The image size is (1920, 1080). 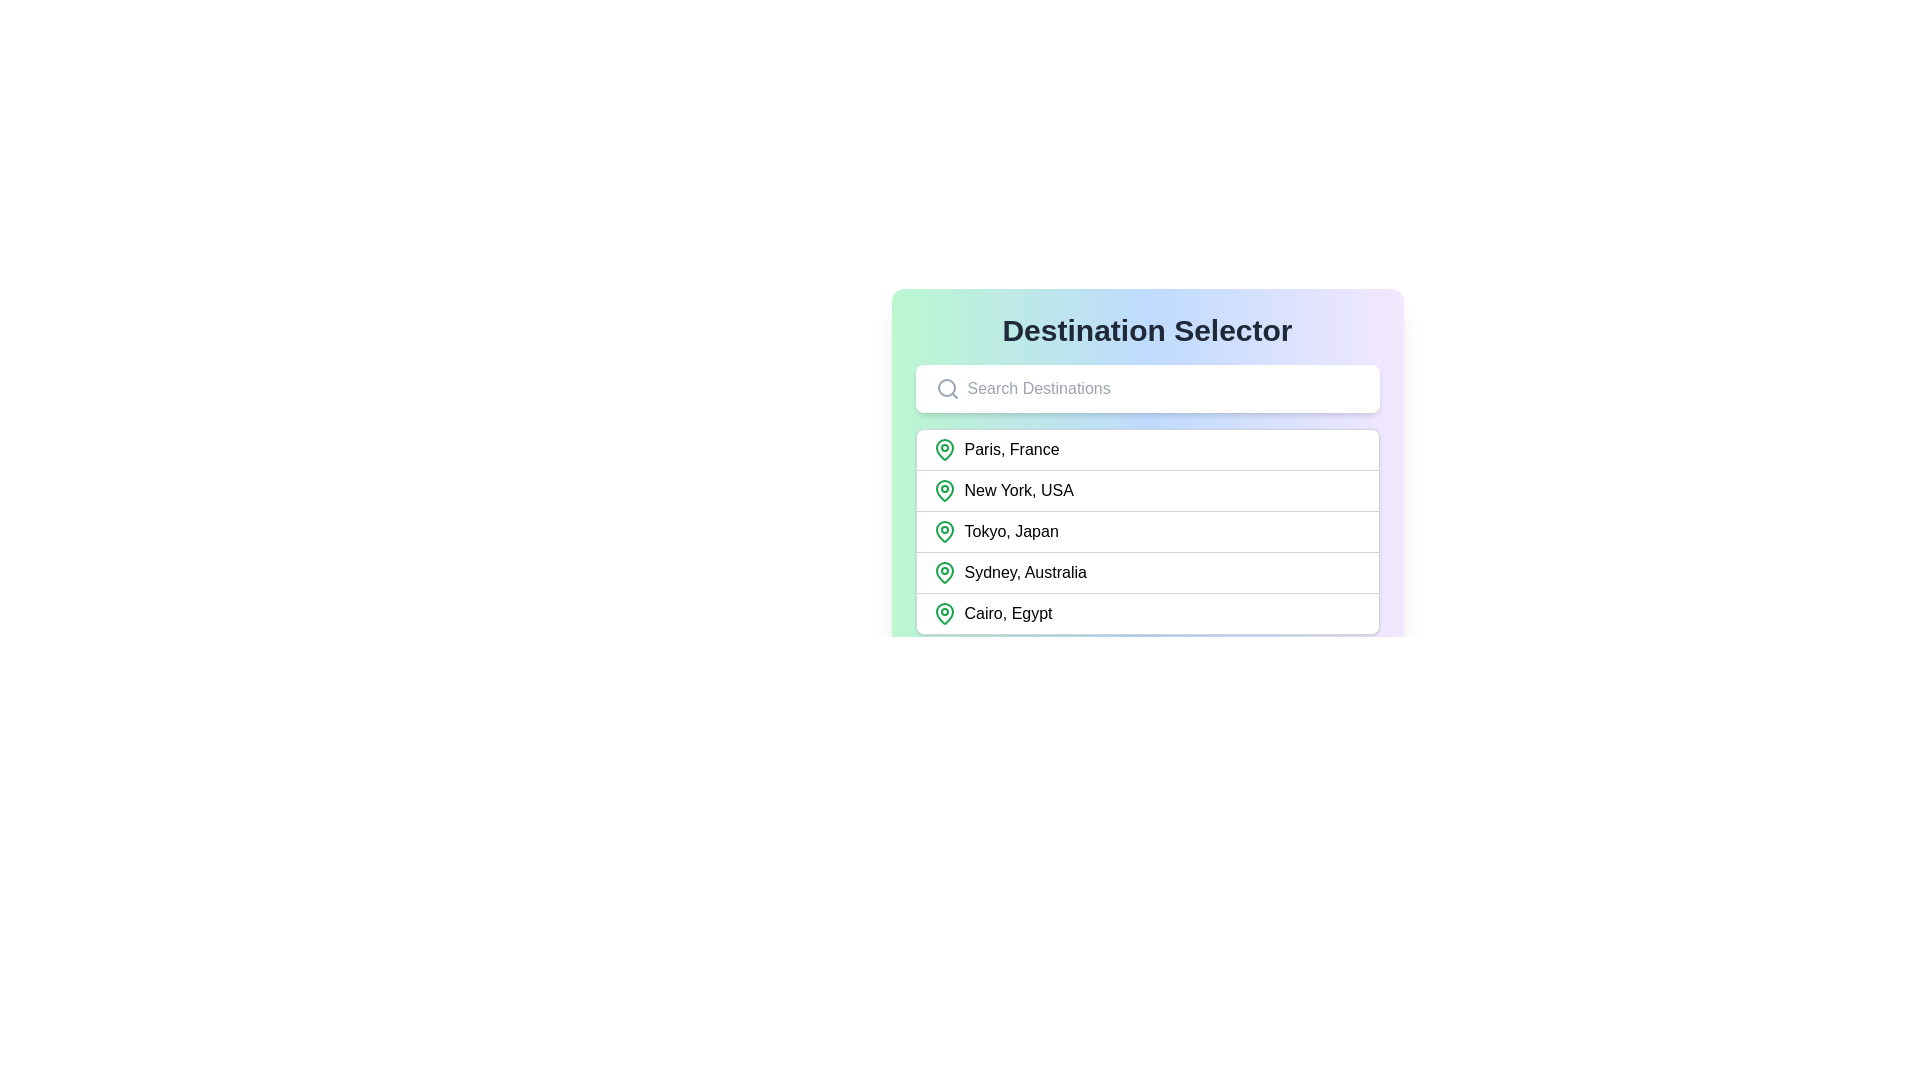 What do you see at coordinates (1147, 572) in the screenshot?
I see `the interactive list item for 'Sydney, Australia'` at bounding box center [1147, 572].